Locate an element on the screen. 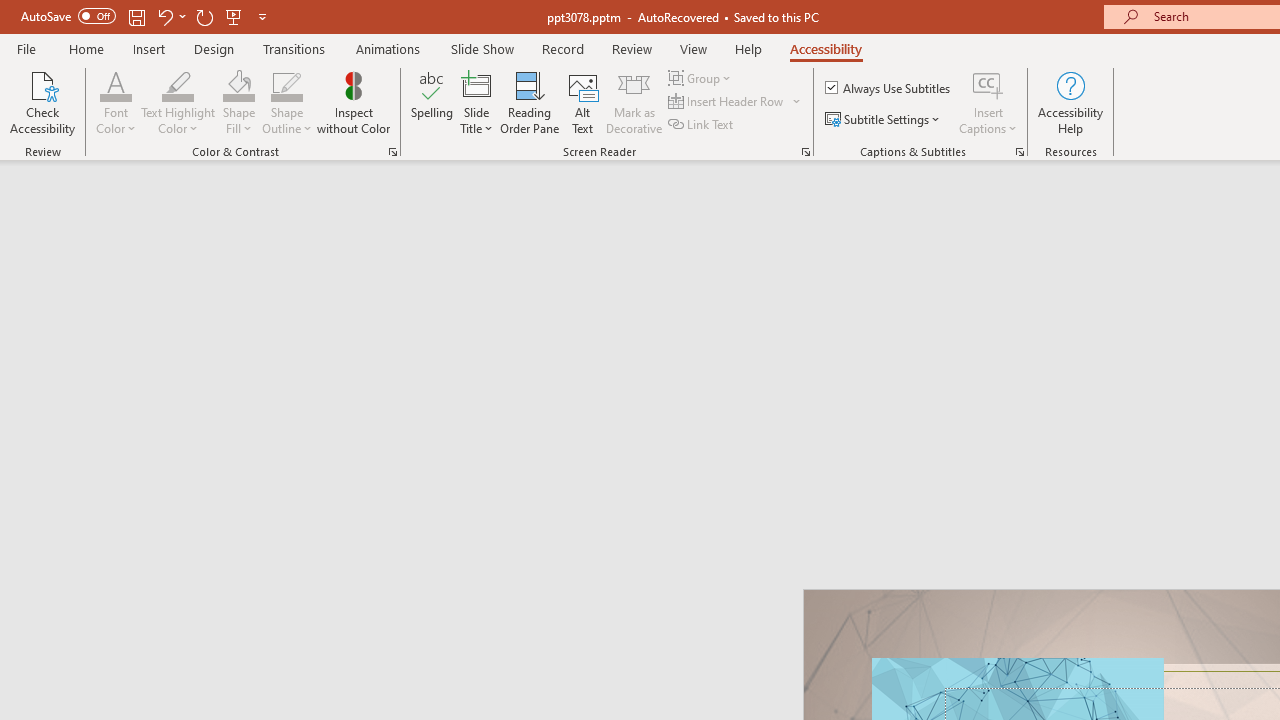 The height and width of the screenshot is (720, 1280). 'Reading Order Pane' is located at coordinates (529, 103).